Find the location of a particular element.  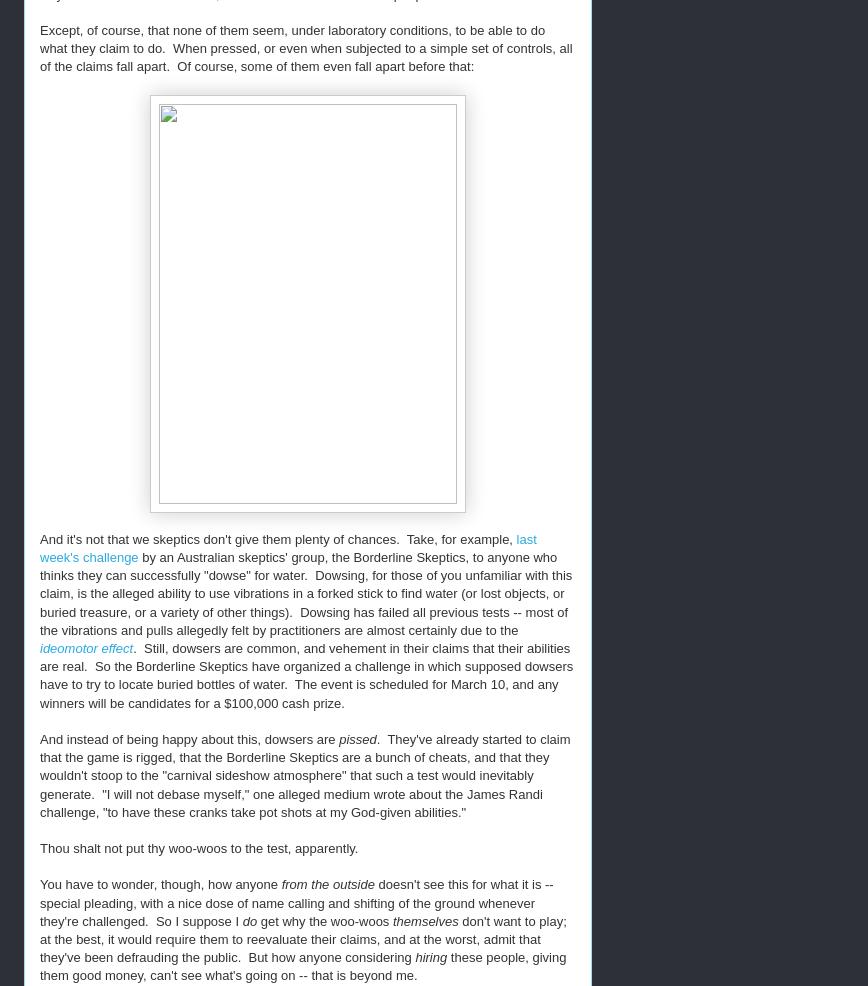

'do' is located at coordinates (251, 920).